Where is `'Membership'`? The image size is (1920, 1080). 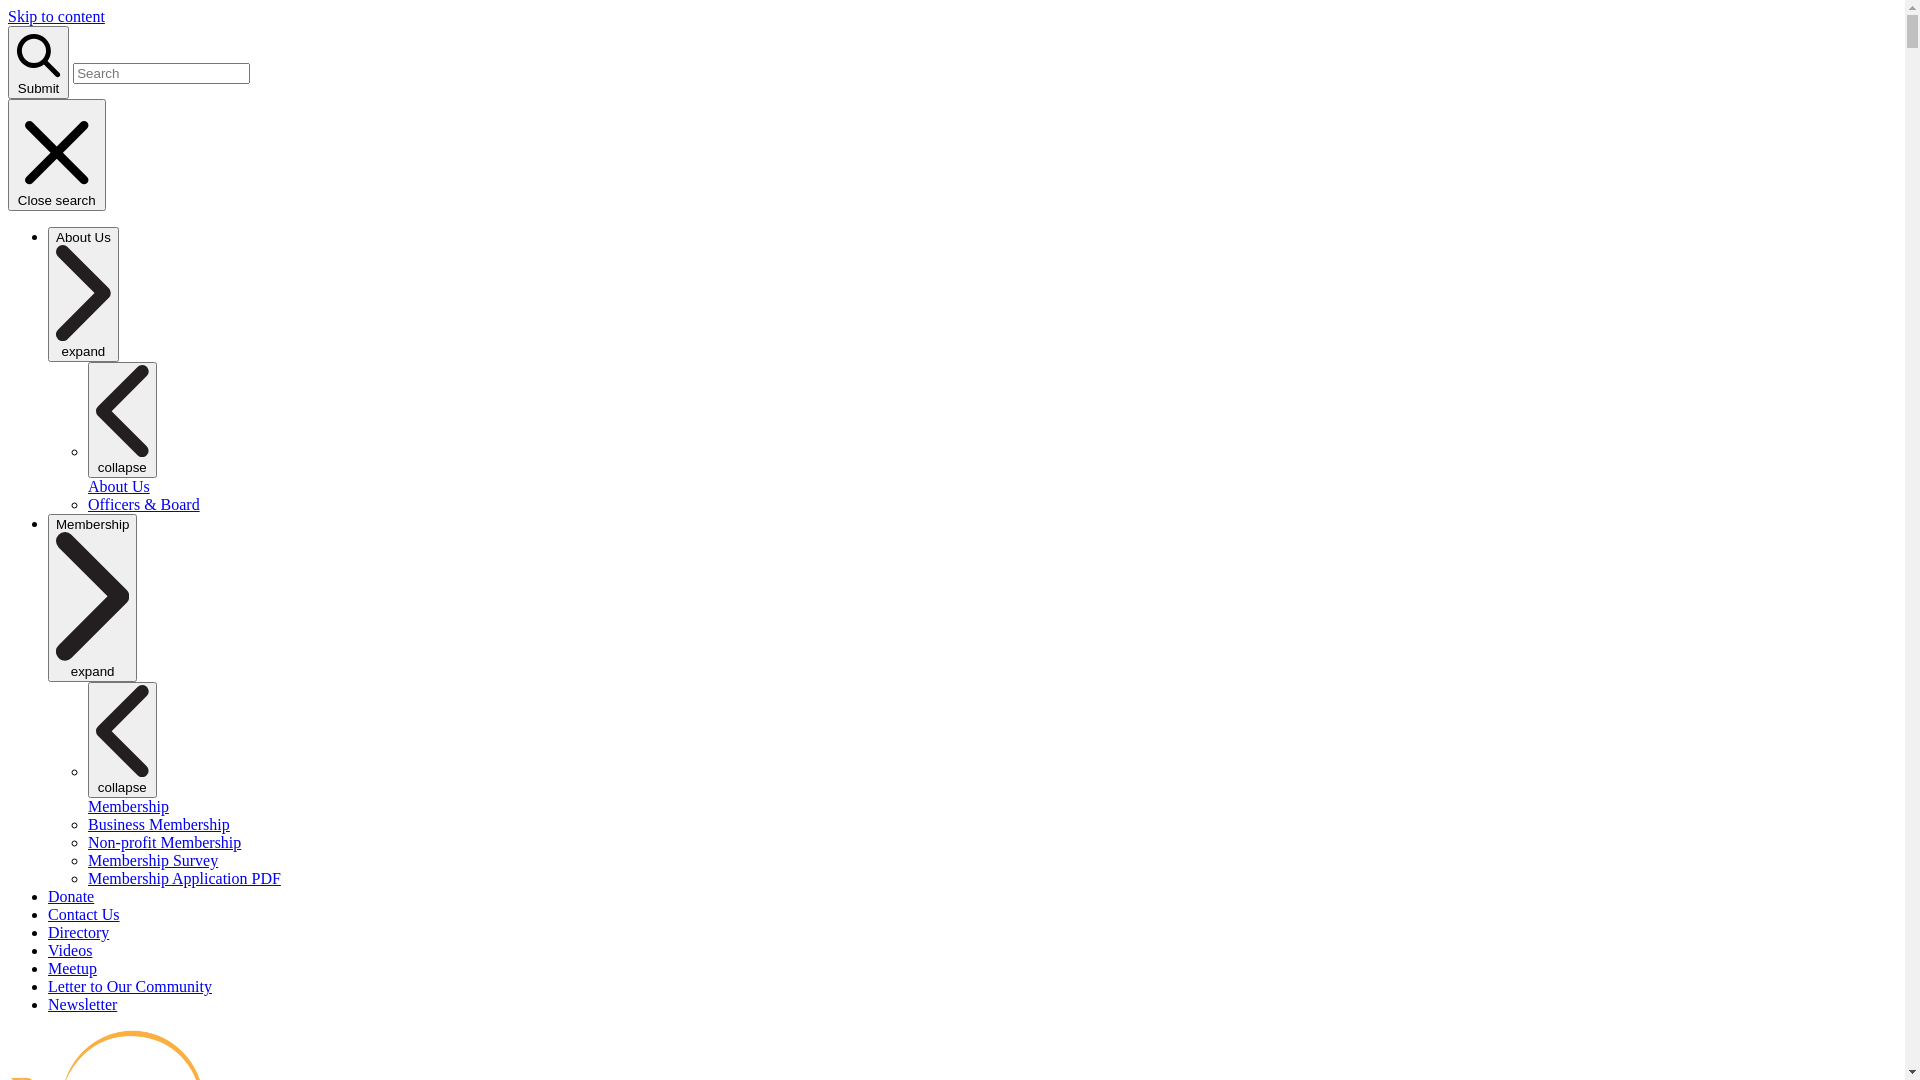 'Membership' is located at coordinates (86, 805).